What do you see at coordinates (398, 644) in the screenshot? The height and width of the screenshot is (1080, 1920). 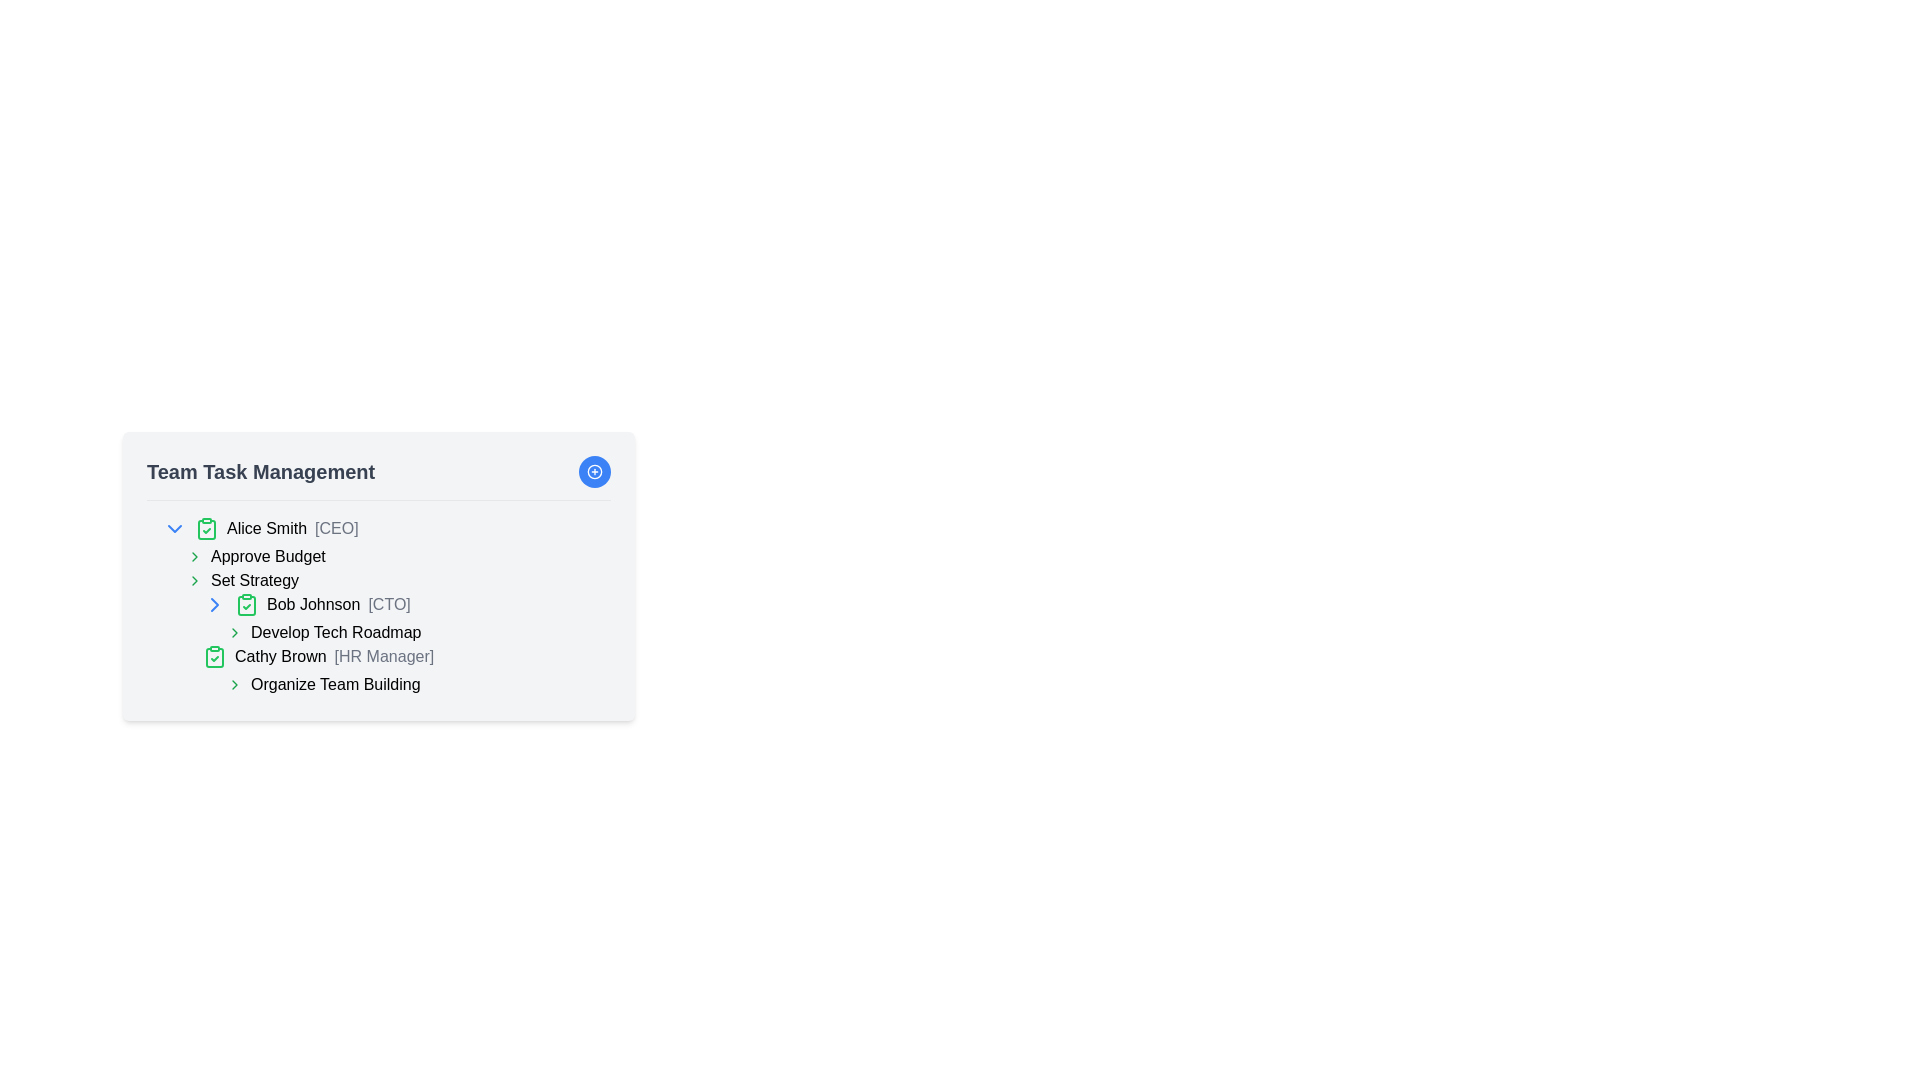 I see `the task text labeled 'Develop Tech Roadmap' under the 'Set Strategy' section` at bounding box center [398, 644].